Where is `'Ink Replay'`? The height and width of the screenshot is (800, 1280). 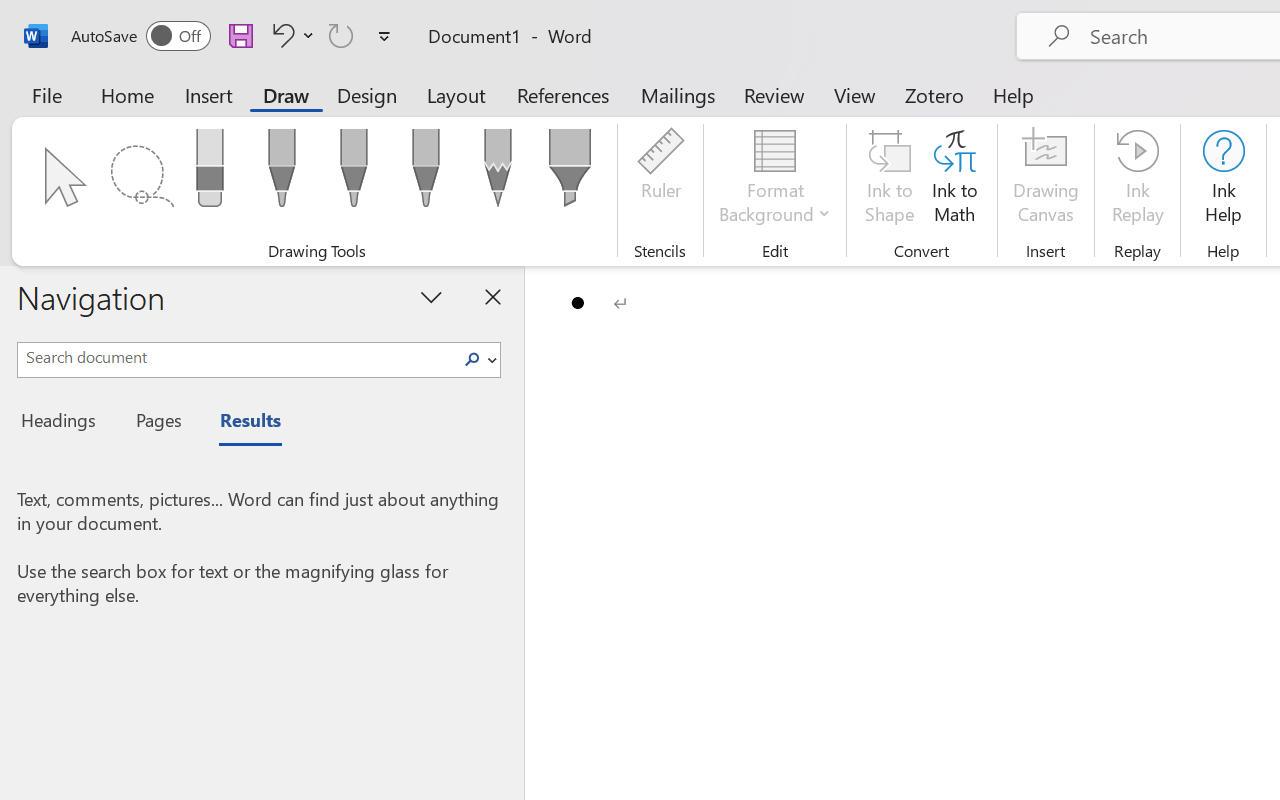 'Ink Replay' is located at coordinates (1137, 179).